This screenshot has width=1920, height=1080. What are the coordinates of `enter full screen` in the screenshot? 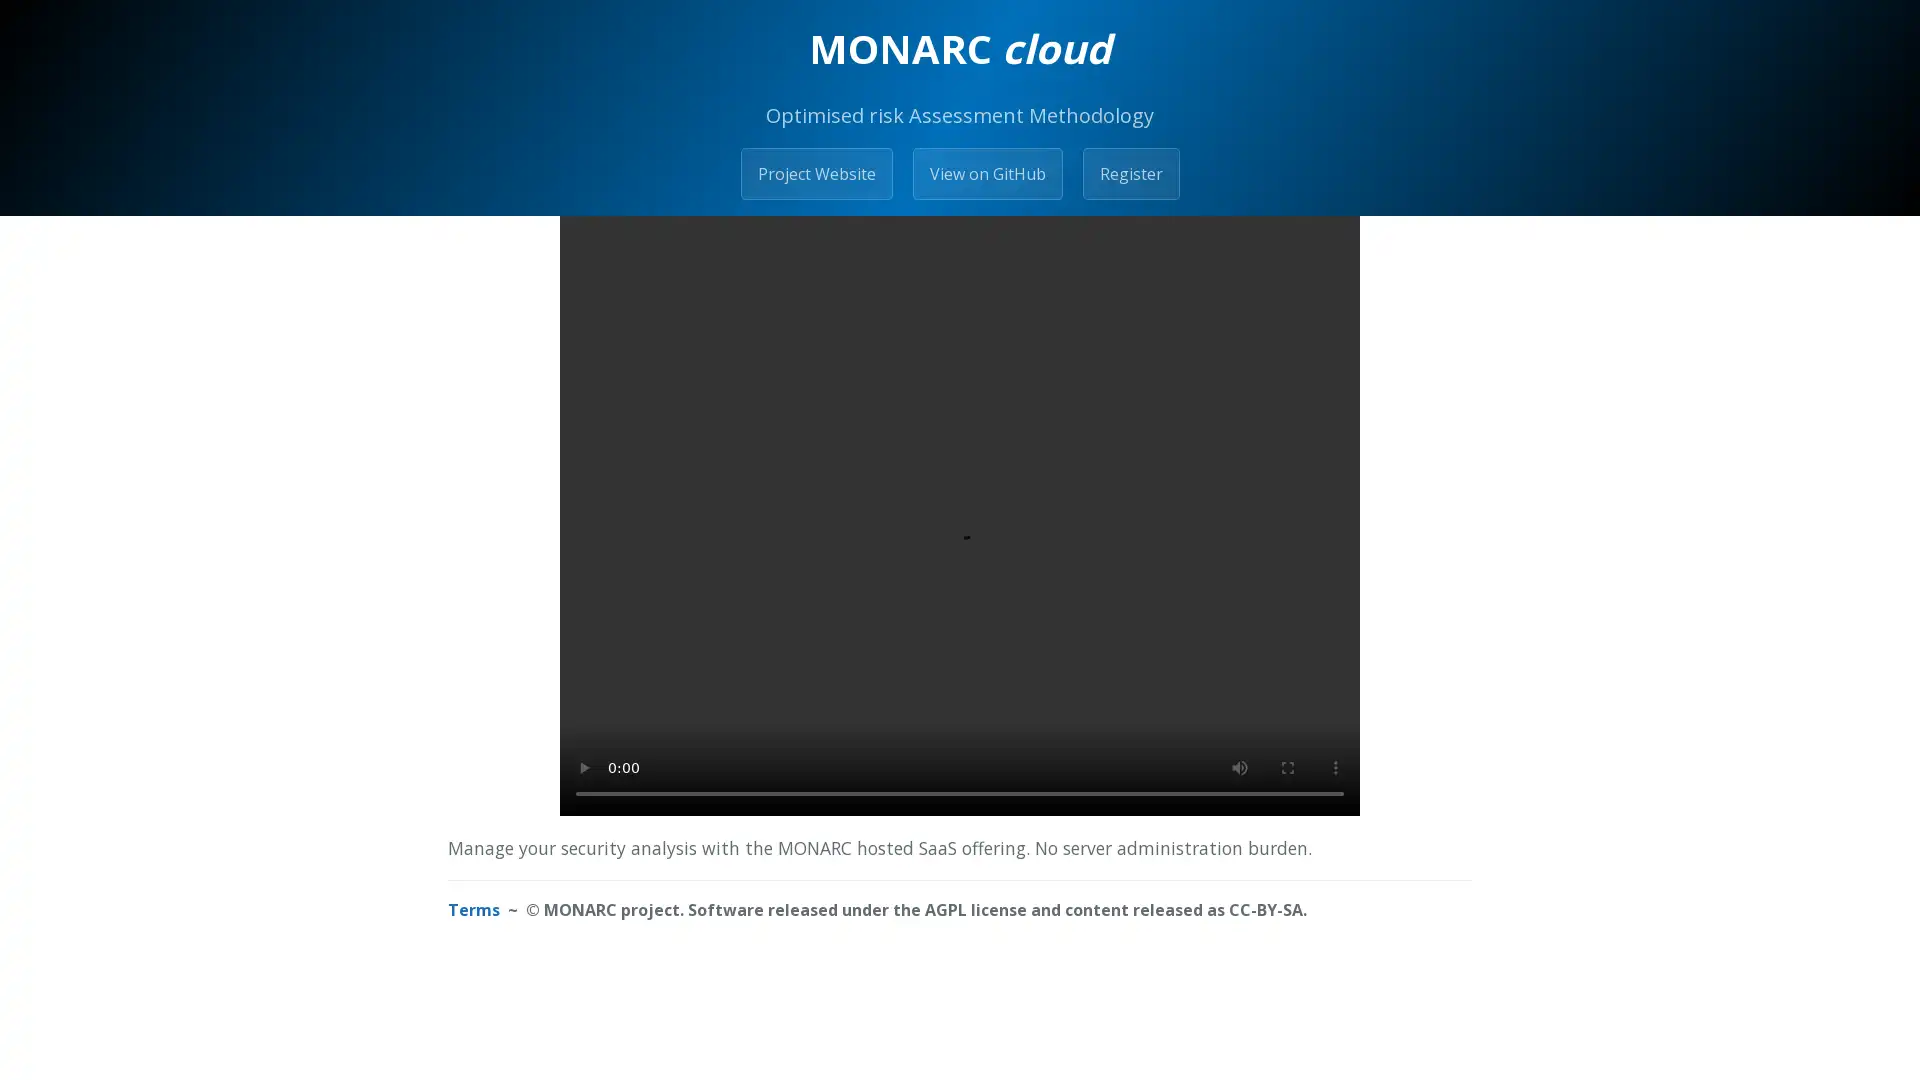 It's located at (1287, 766).